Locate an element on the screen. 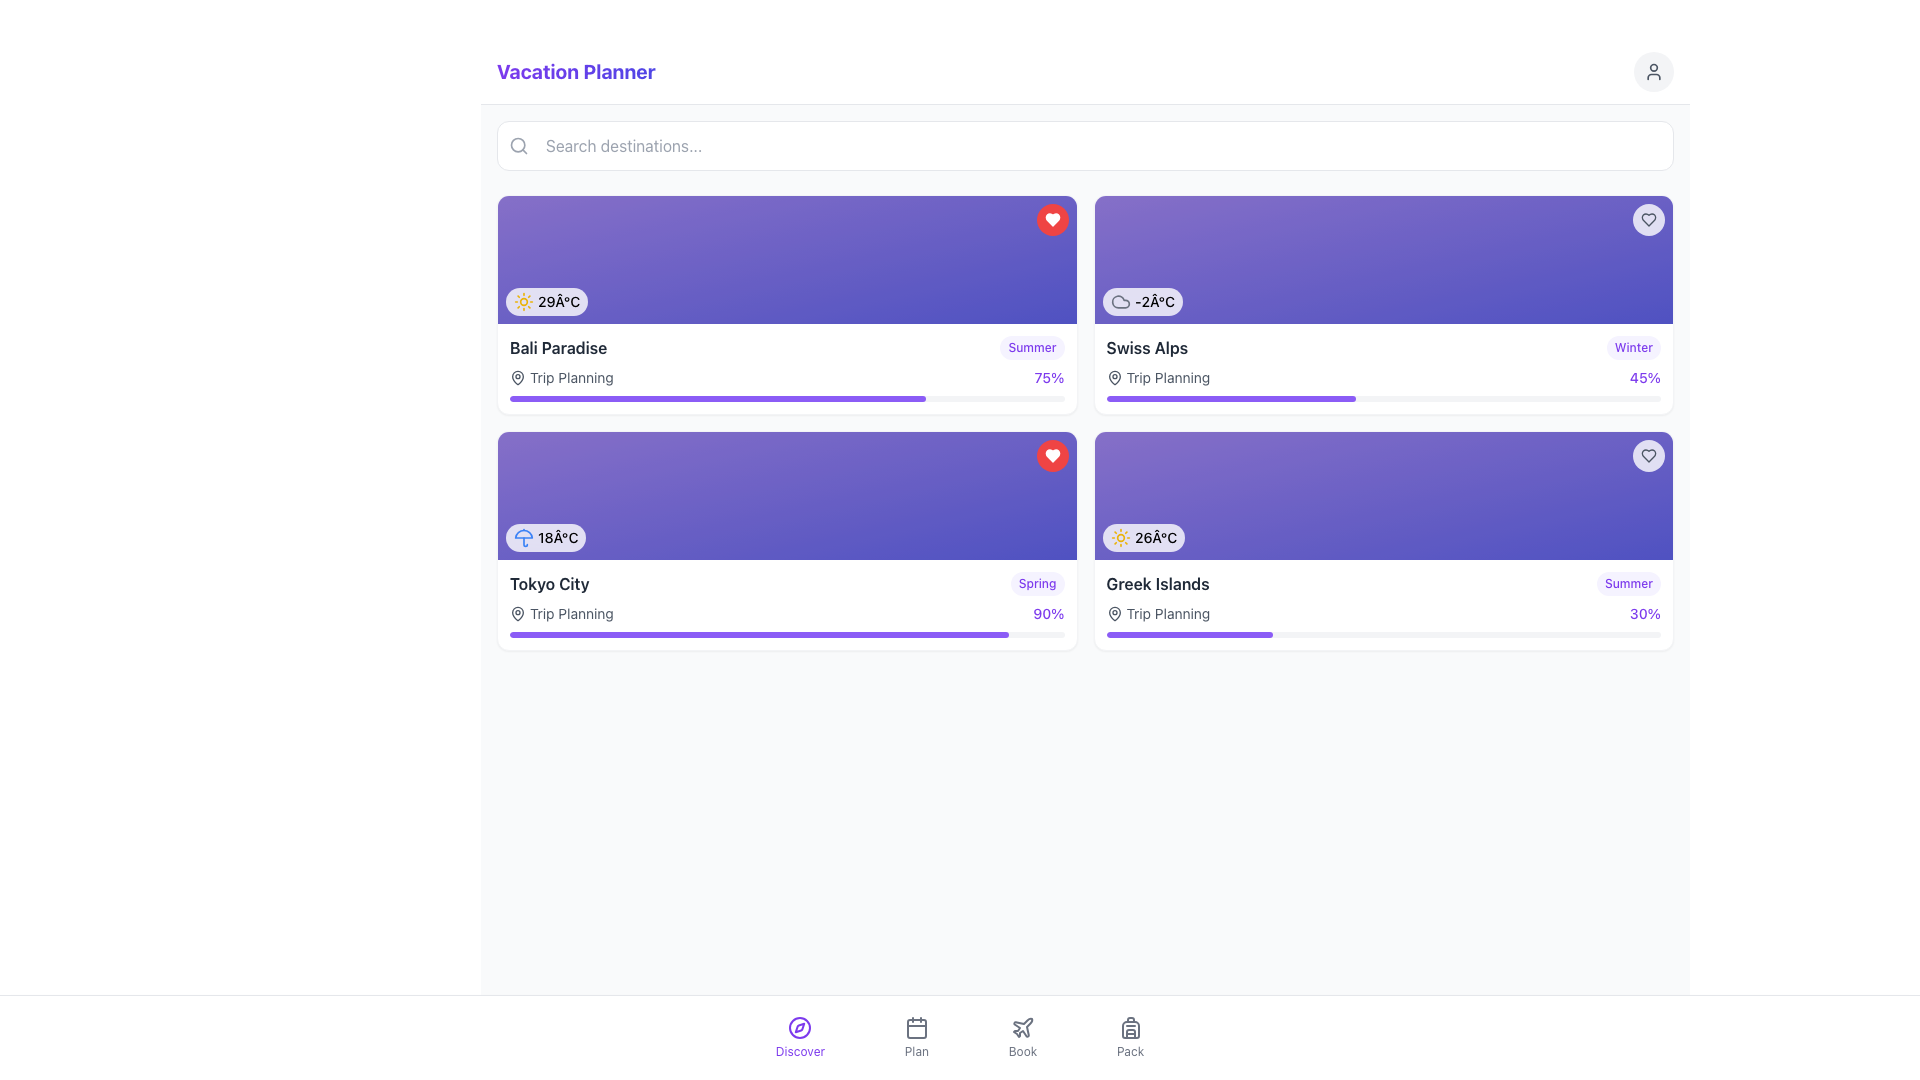  text description of the text label located in the lower part of the 'Greek Islands' tile, positioned to the right of a map pin icon is located at coordinates (1168, 612).